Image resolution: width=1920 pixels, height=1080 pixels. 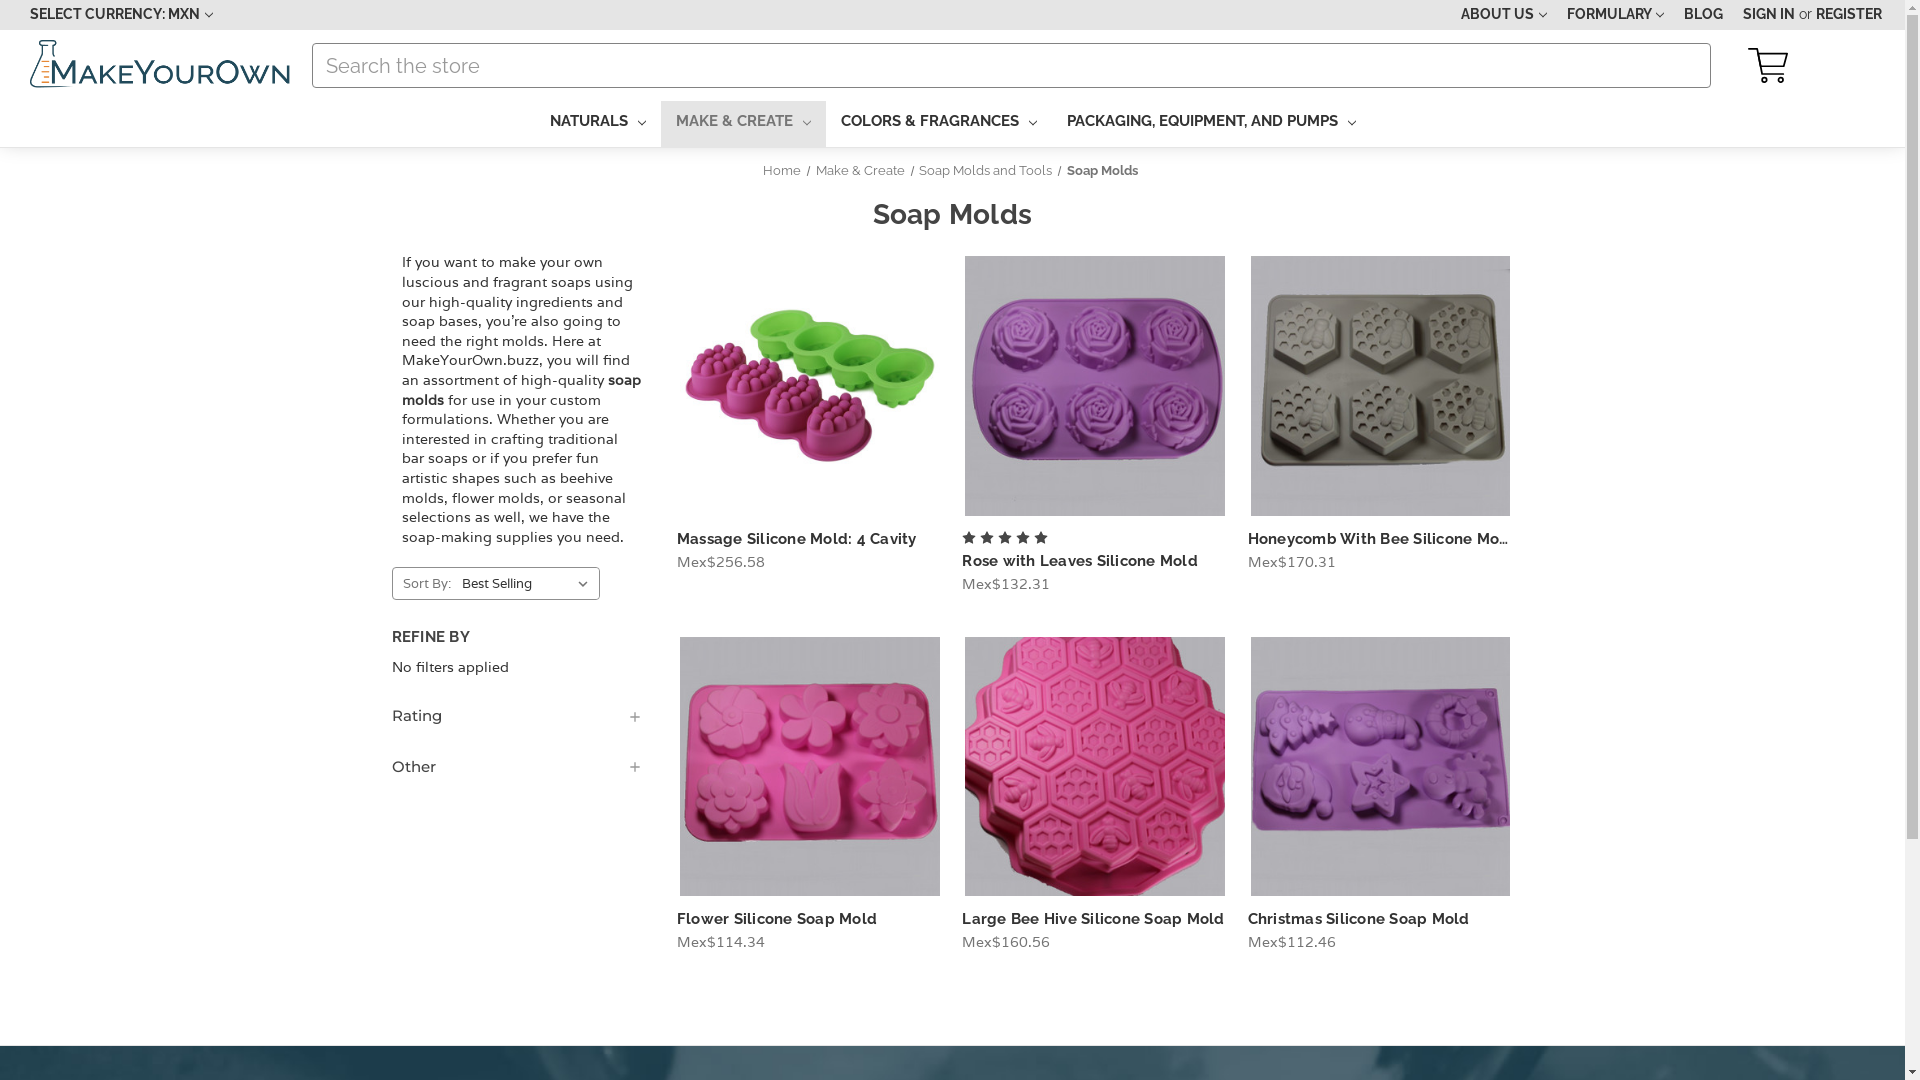 I want to click on 'Other', so click(x=517, y=766).